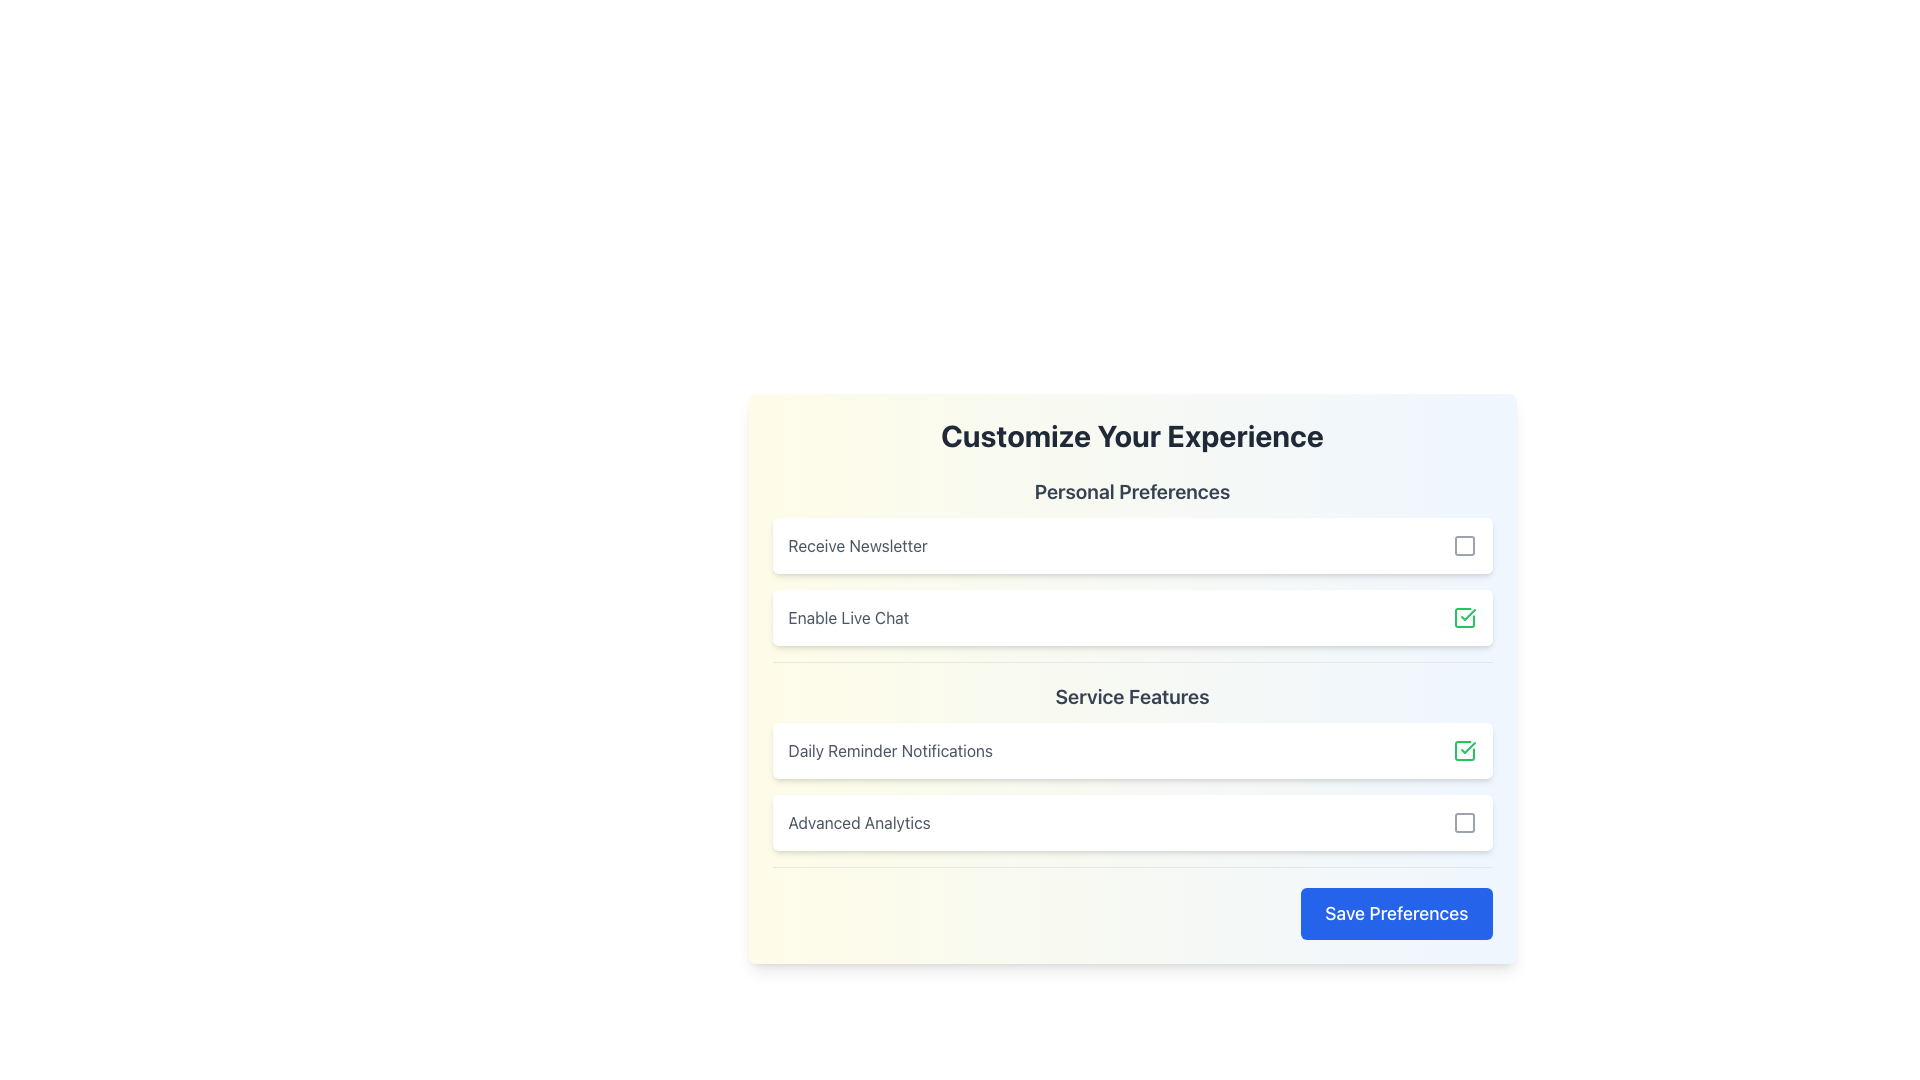  What do you see at coordinates (1464, 616) in the screenshot?
I see `the checked status SVG graphical element of the 'Enable Live Chat' checkbox located in the second row under 'Personal Preferences' in the 'Customize Your Experience' settings form` at bounding box center [1464, 616].